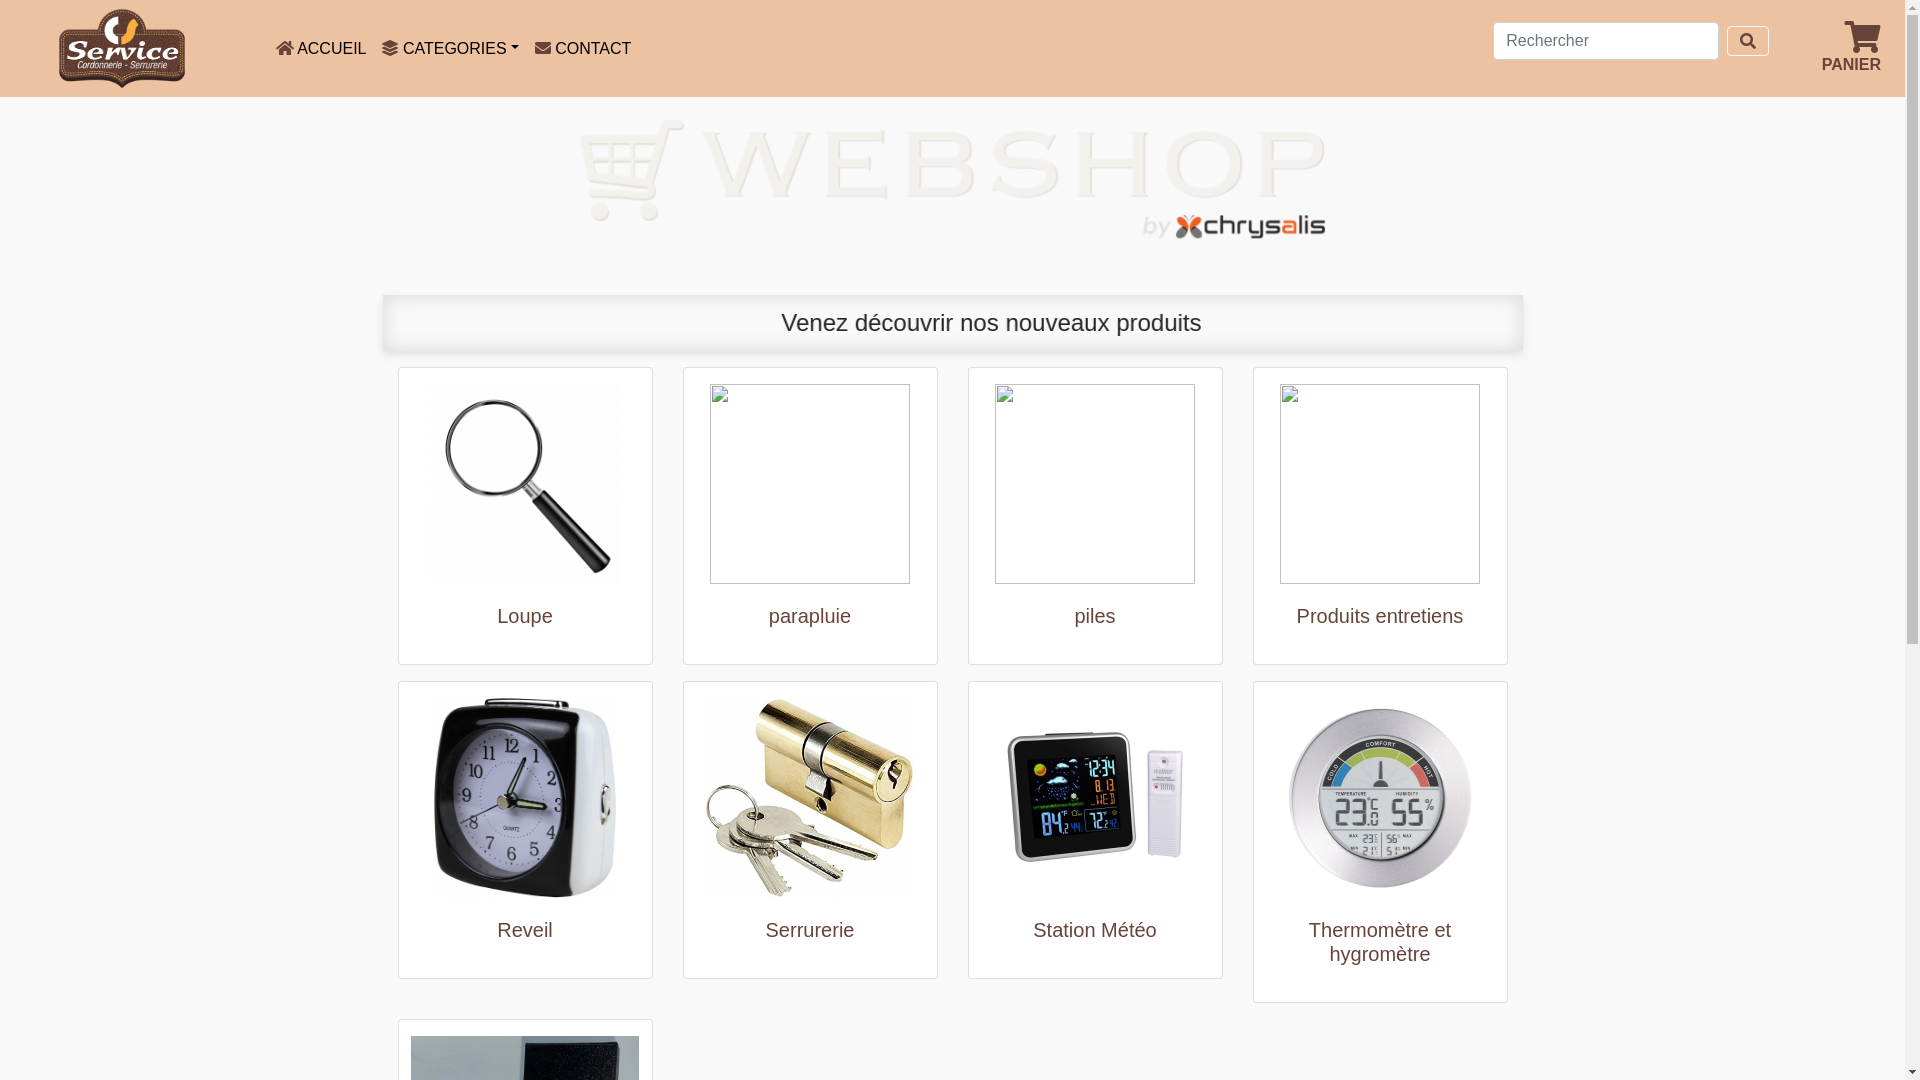  I want to click on 'PANIER', so click(1850, 46).